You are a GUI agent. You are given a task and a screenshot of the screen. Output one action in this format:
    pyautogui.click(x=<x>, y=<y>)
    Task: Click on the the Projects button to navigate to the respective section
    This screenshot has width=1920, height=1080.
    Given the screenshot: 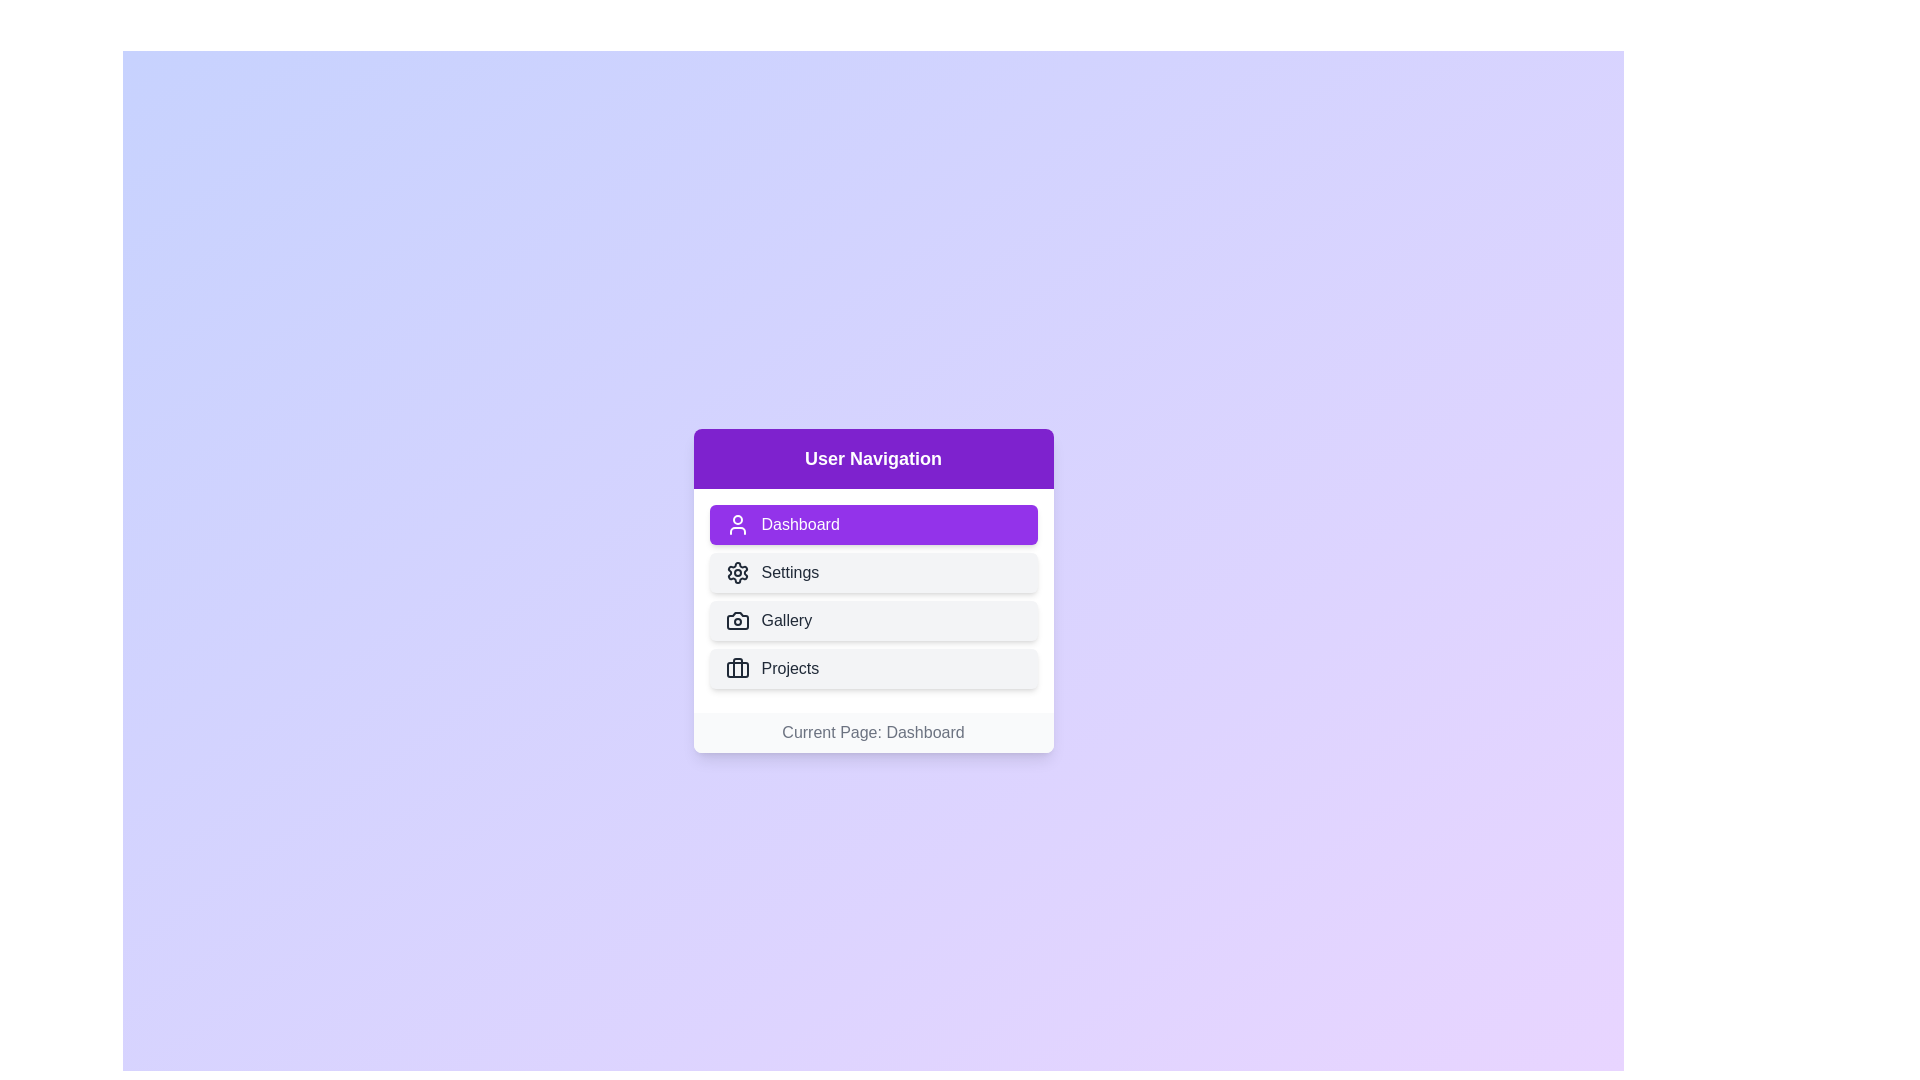 What is the action you would take?
    pyautogui.click(x=873, y=668)
    